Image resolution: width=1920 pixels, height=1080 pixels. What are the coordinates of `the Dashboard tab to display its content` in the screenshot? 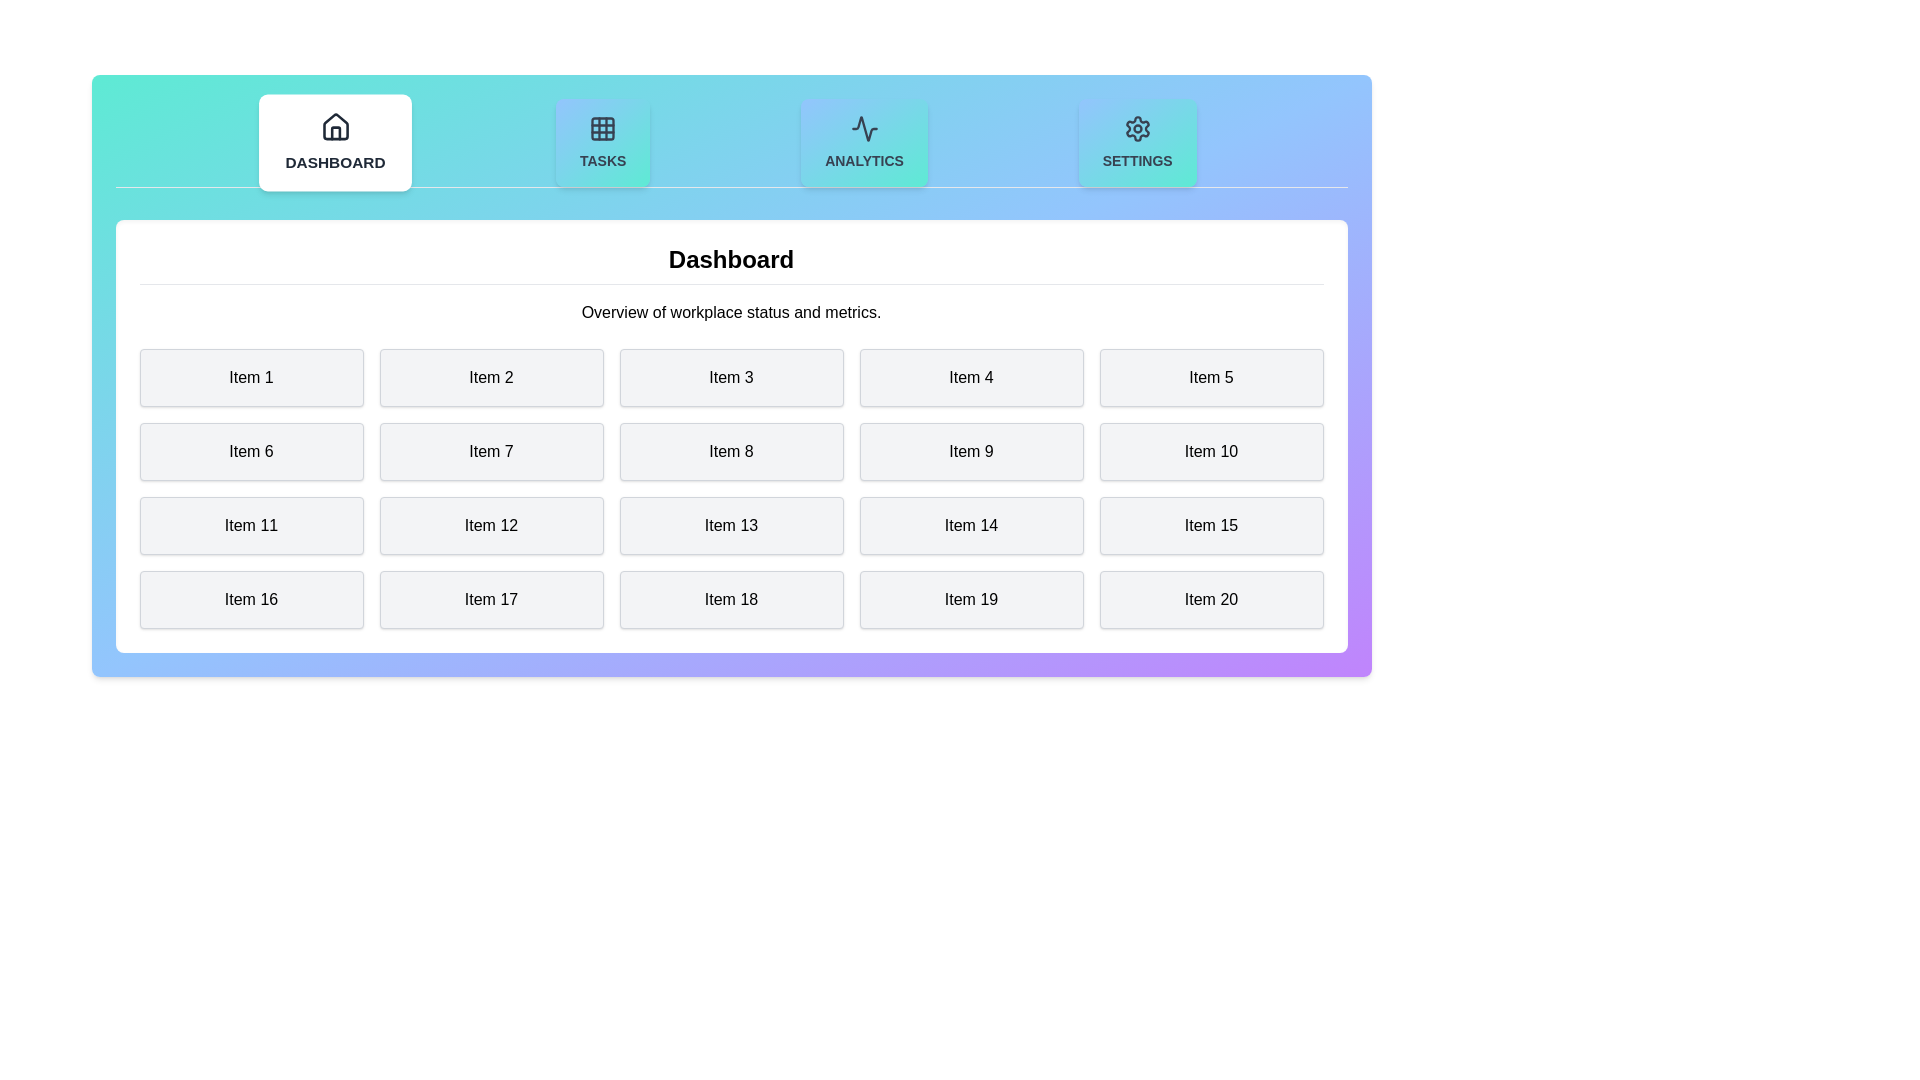 It's located at (335, 141).